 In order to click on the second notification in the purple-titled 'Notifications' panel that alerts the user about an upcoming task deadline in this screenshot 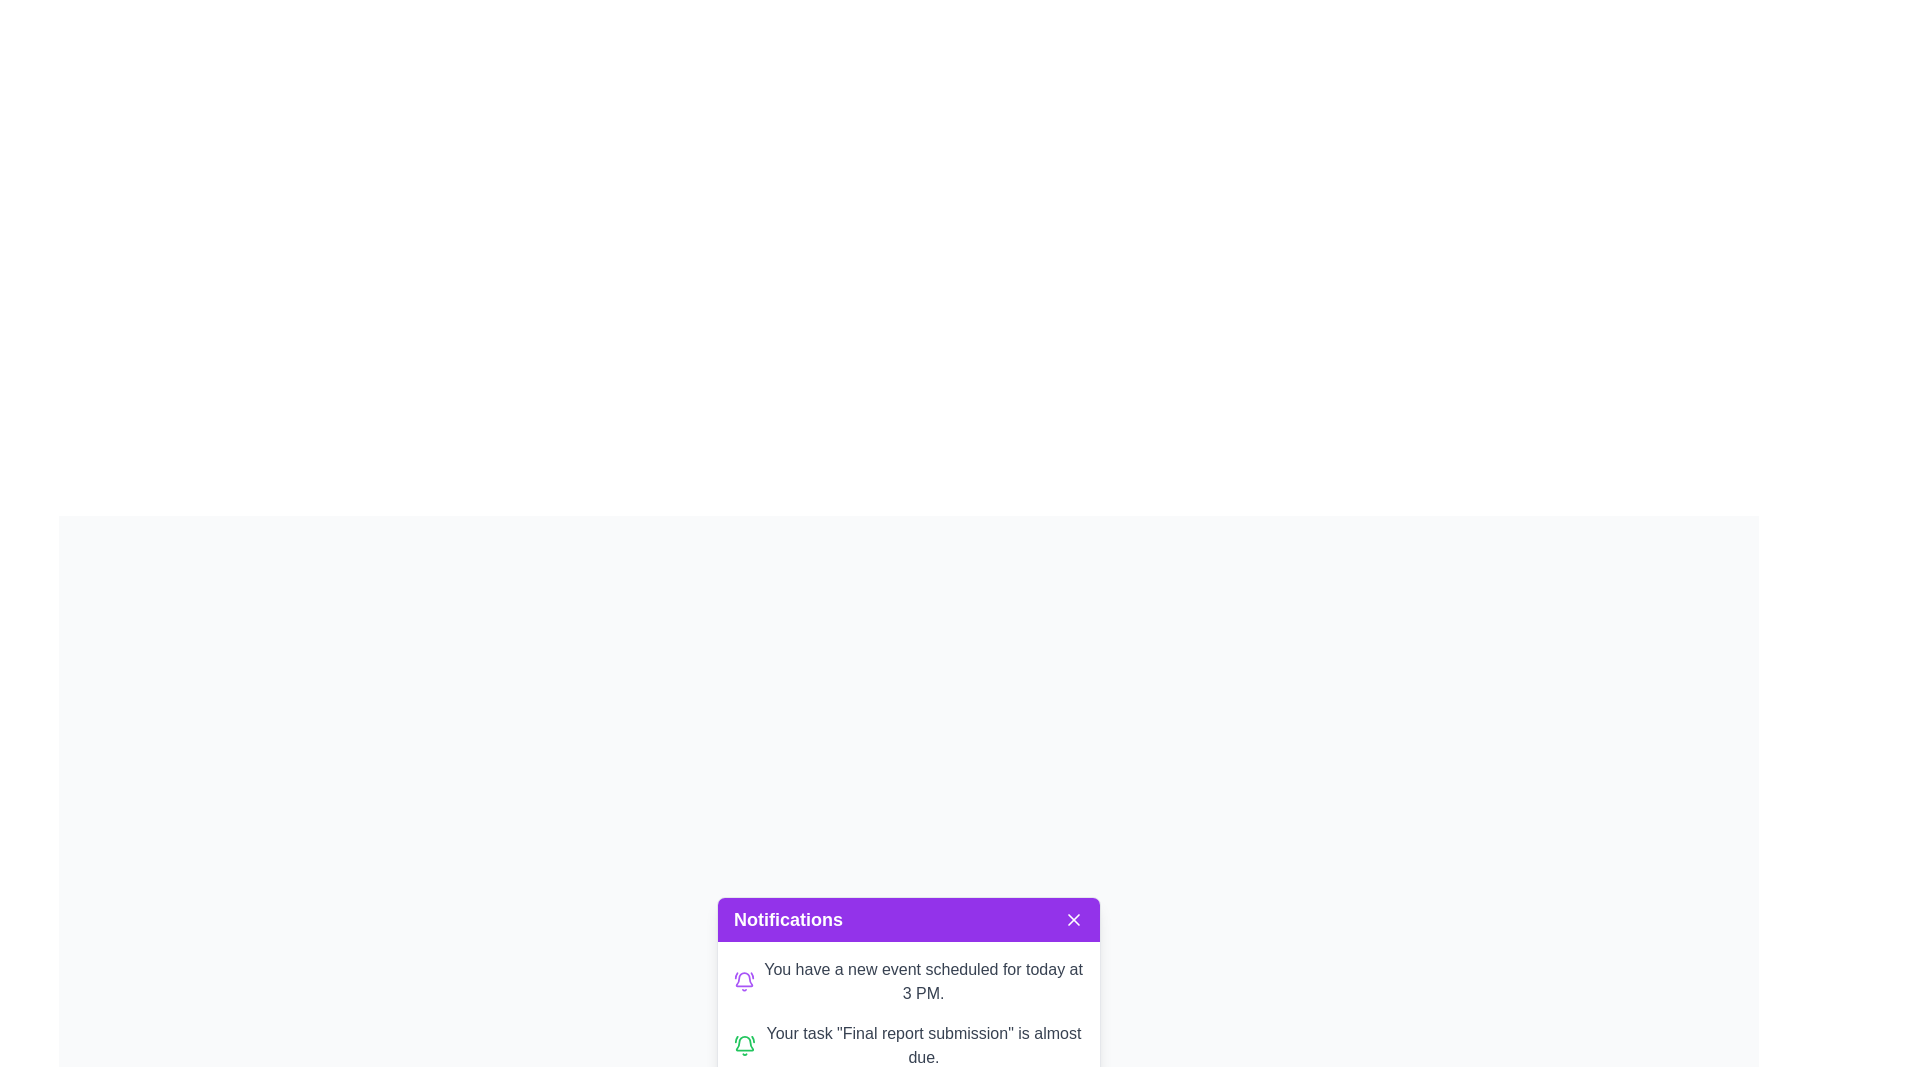, I will do `click(907, 1044)`.